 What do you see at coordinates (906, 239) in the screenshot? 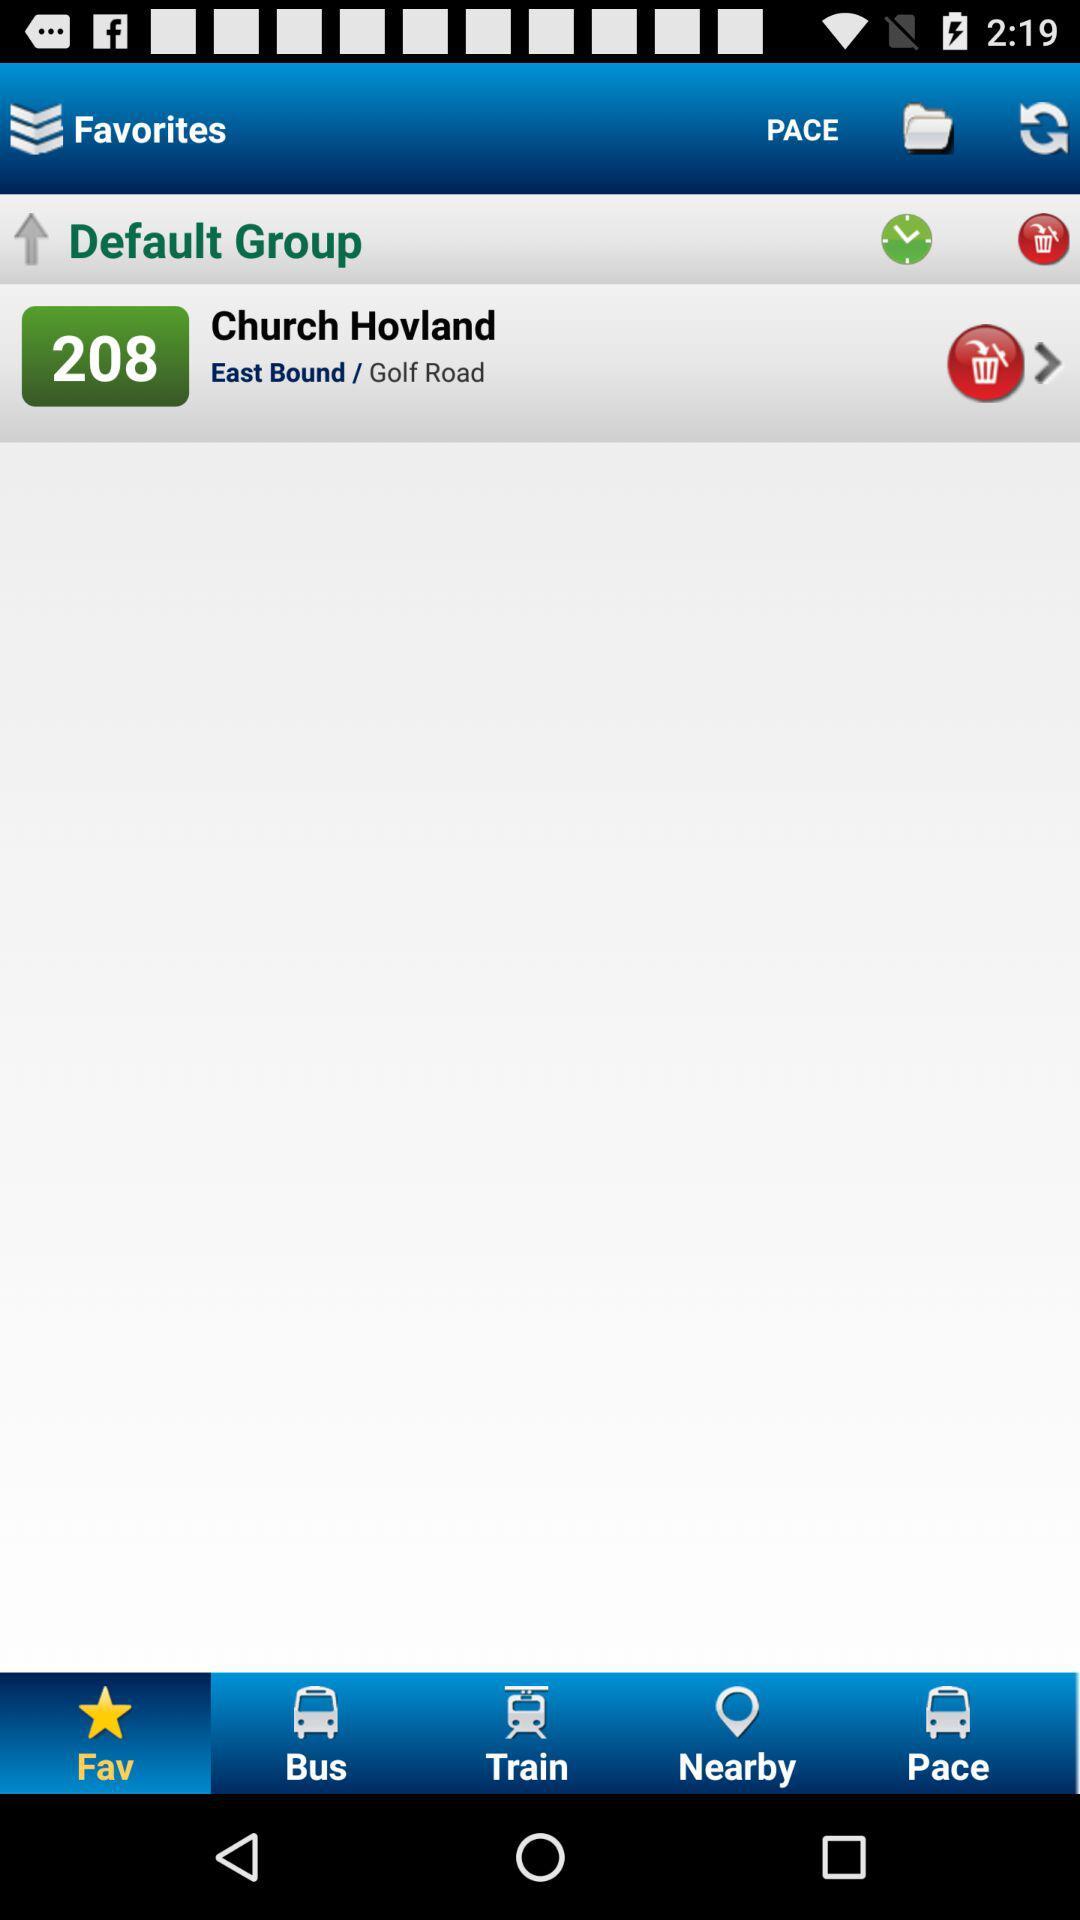
I see `check time` at bounding box center [906, 239].